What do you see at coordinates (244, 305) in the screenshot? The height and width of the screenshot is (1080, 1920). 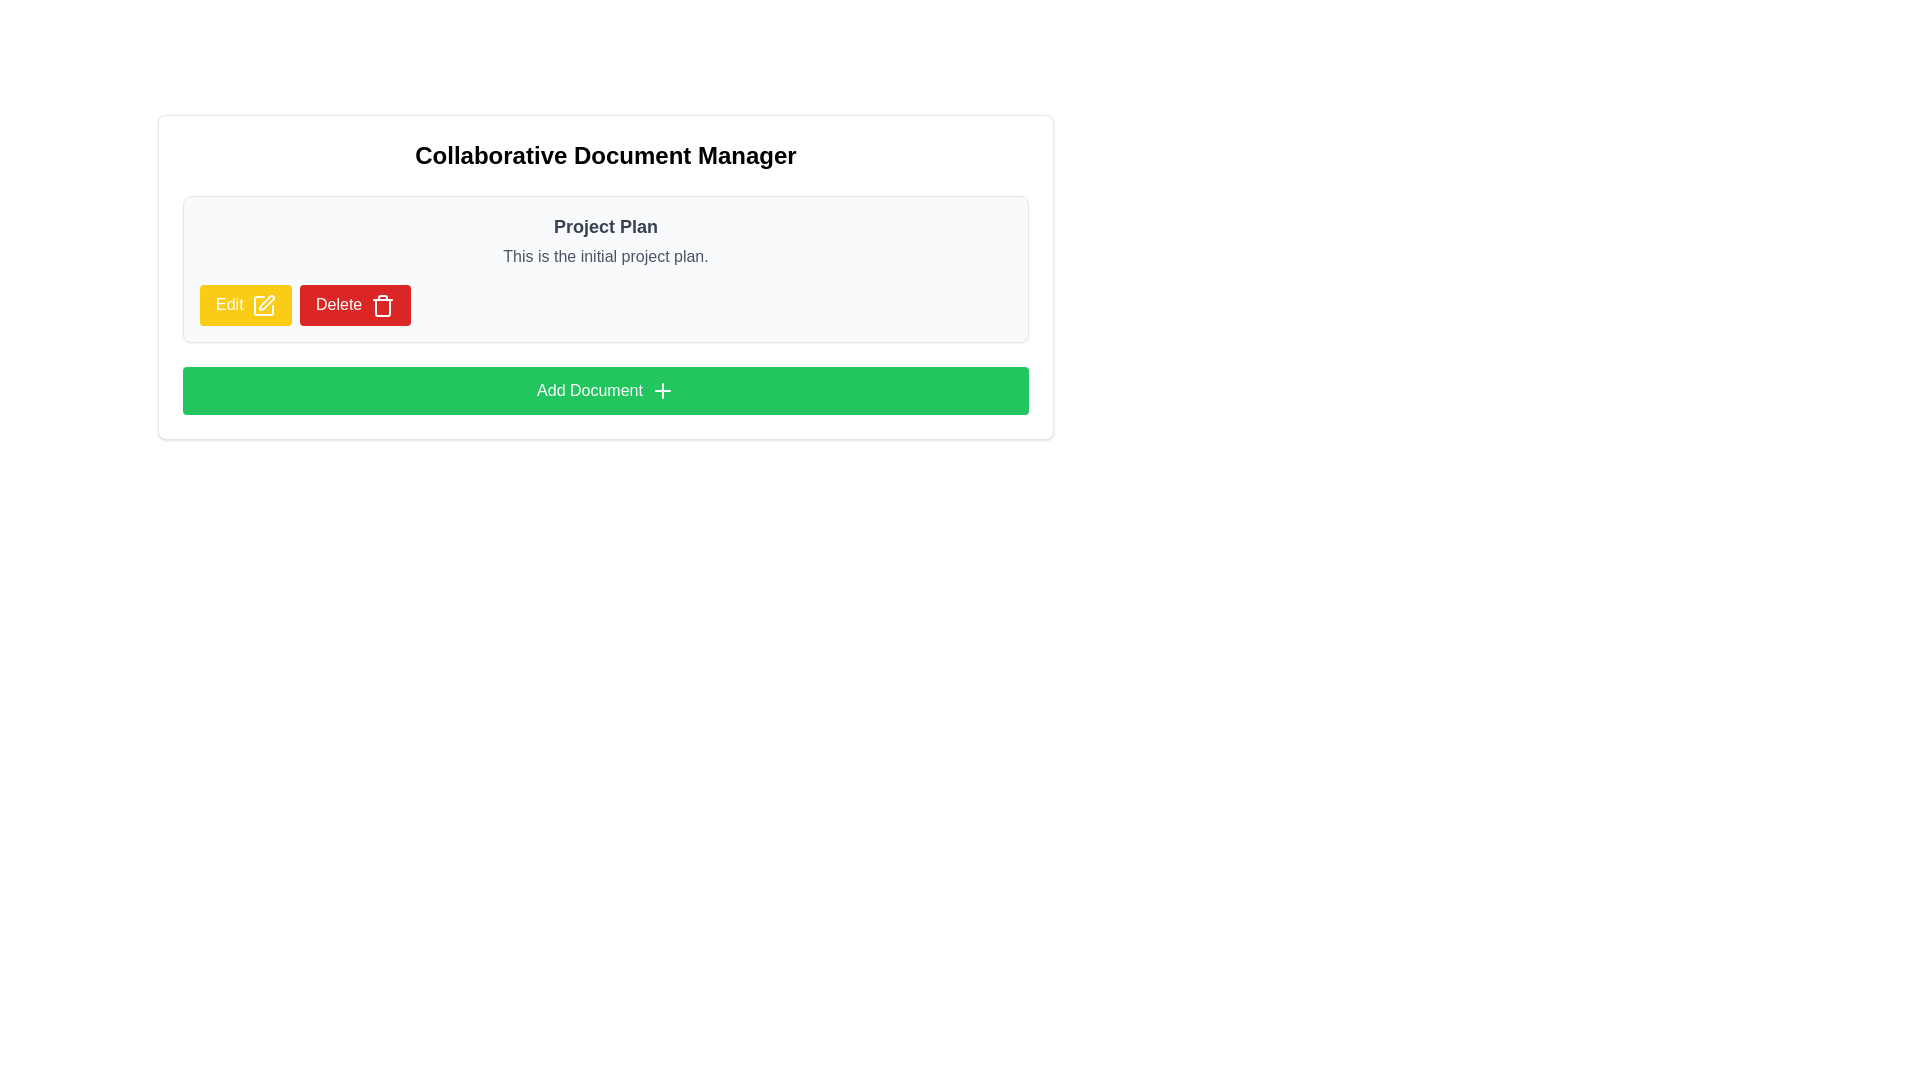 I see `the yellow 'Edit' button with rounded corners, located to the left of the red 'Delete' button in the 'Collaborative Document Manager' section` at bounding box center [244, 305].